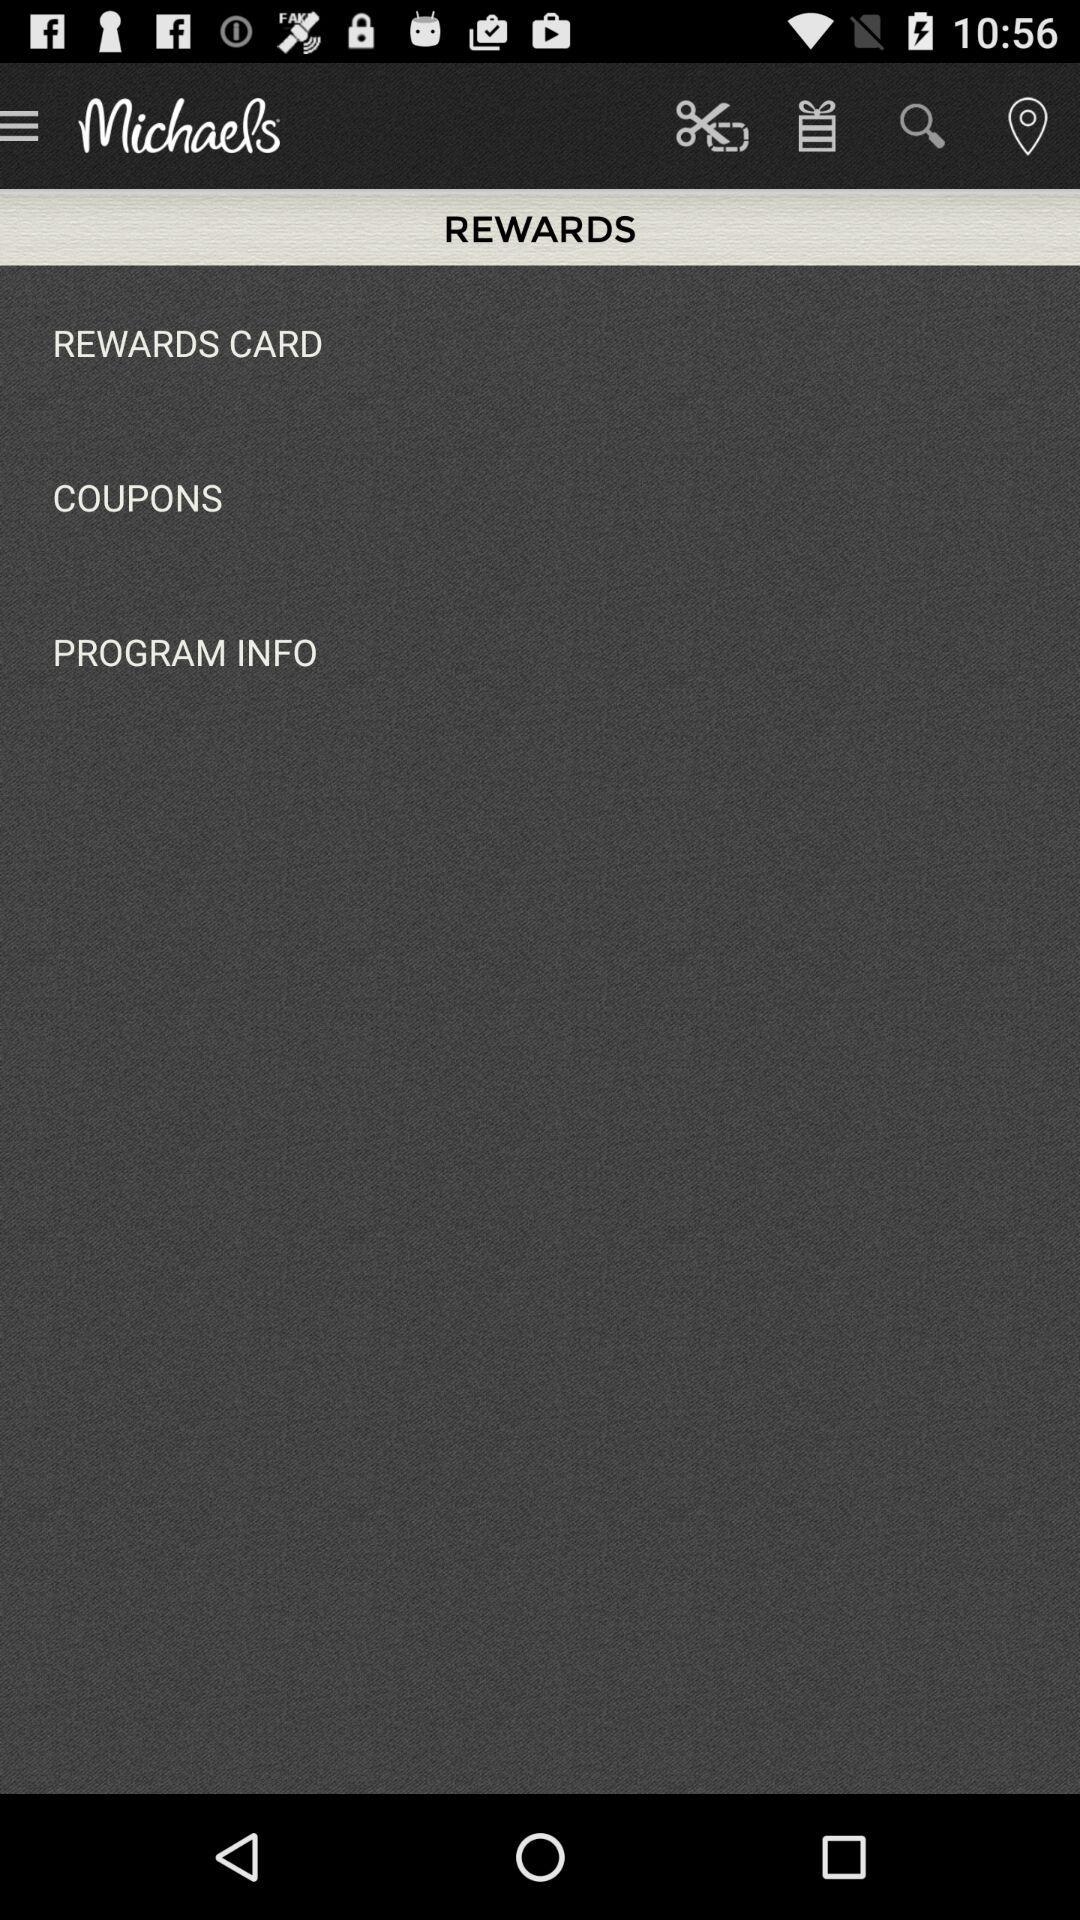 Image resolution: width=1080 pixels, height=1920 pixels. I want to click on the rewards card app, so click(187, 342).